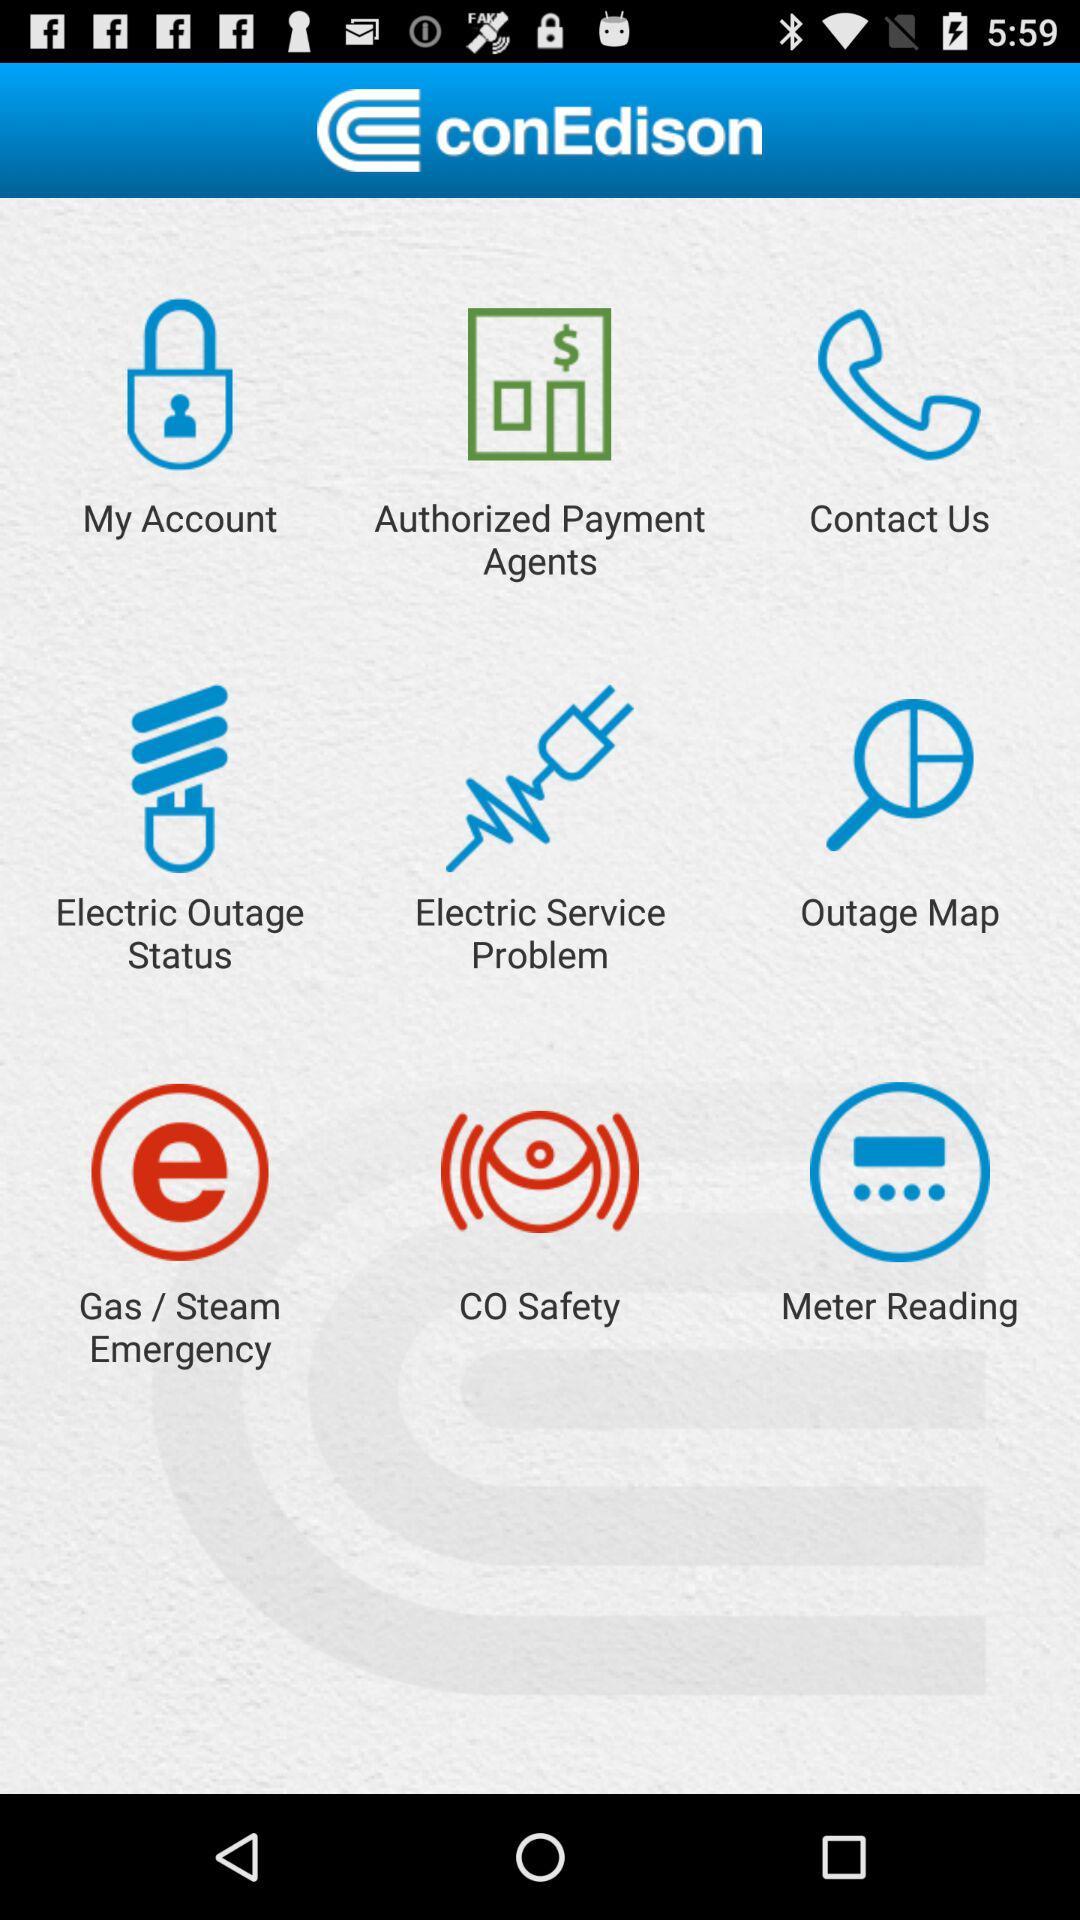 This screenshot has width=1080, height=1920. What do you see at coordinates (538, 384) in the screenshot?
I see `the item next to the my account app` at bounding box center [538, 384].